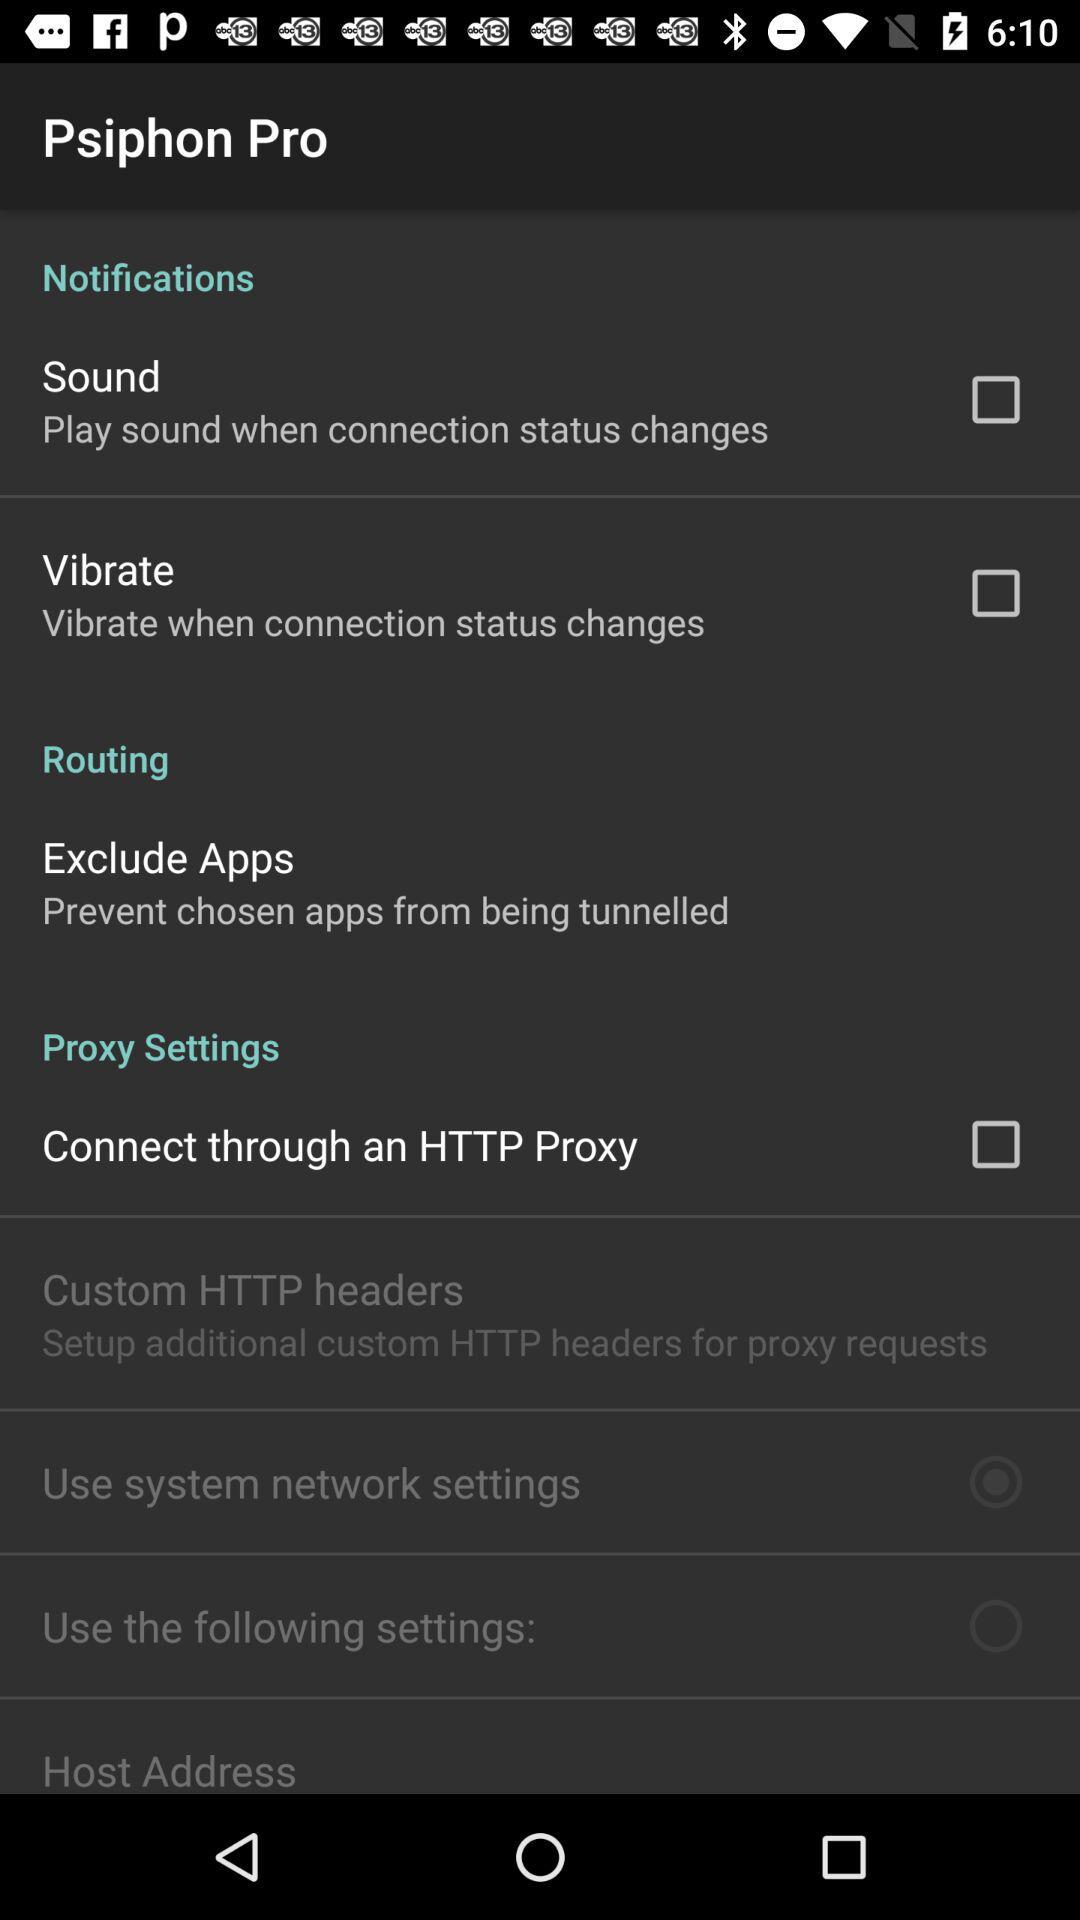 This screenshot has width=1080, height=1920. What do you see at coordinates (339, 1144) in the screenshot?
I see `the item below the proxy settings icon` at bounding box center [339, 1144].